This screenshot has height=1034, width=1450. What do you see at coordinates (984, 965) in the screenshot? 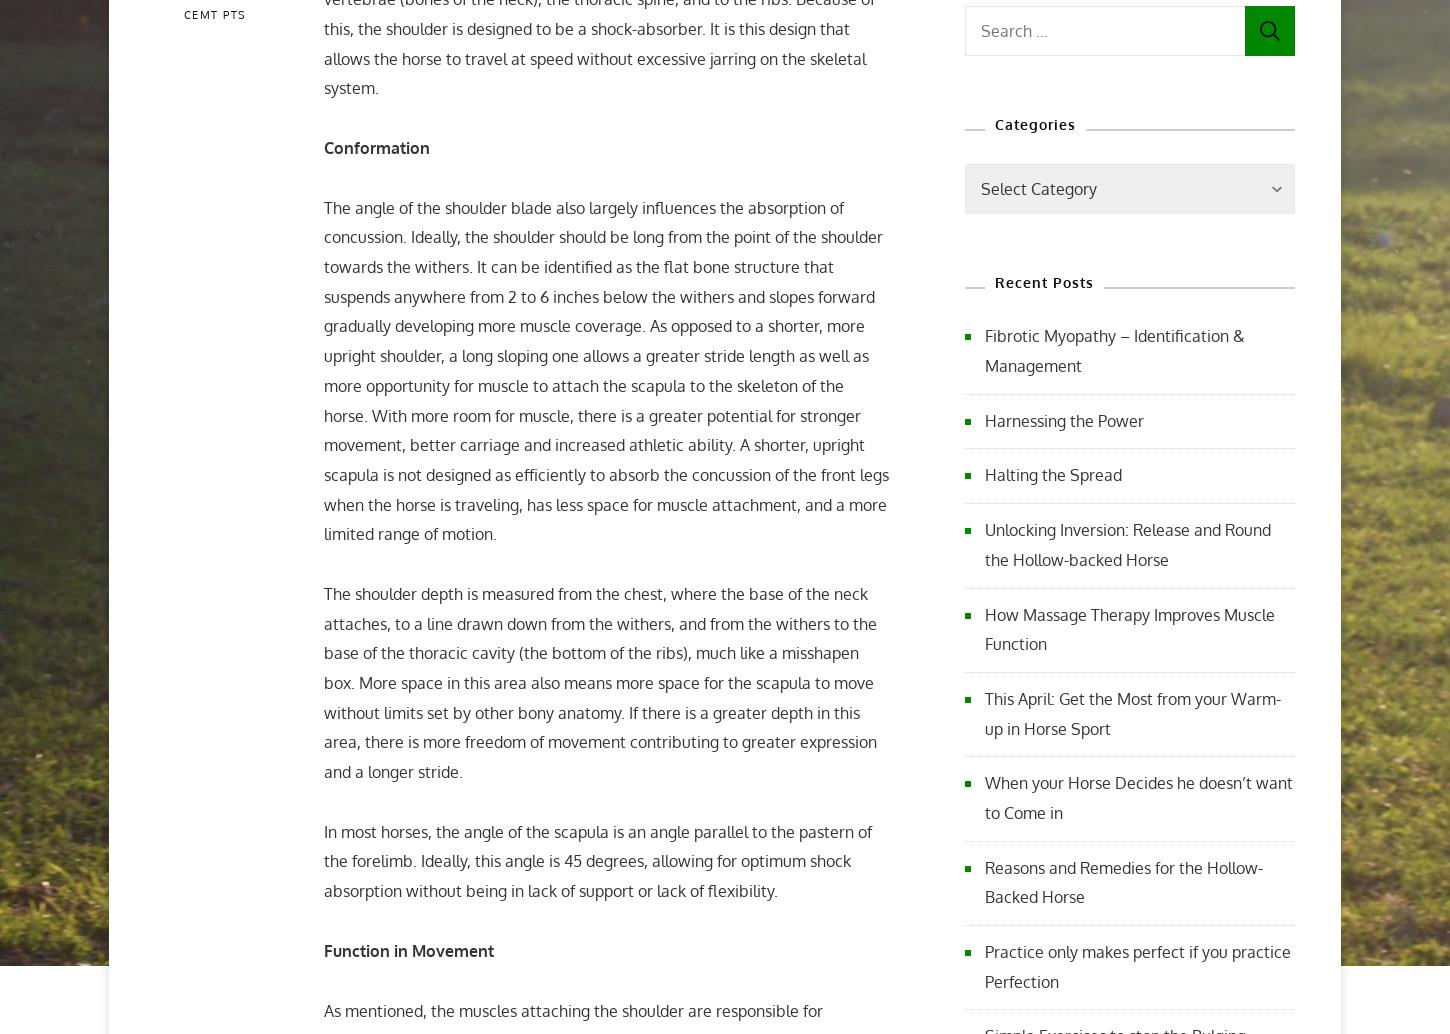
I see `'Practice only makes perfect if you practice Perfection'` at bounding box center [984, 965].